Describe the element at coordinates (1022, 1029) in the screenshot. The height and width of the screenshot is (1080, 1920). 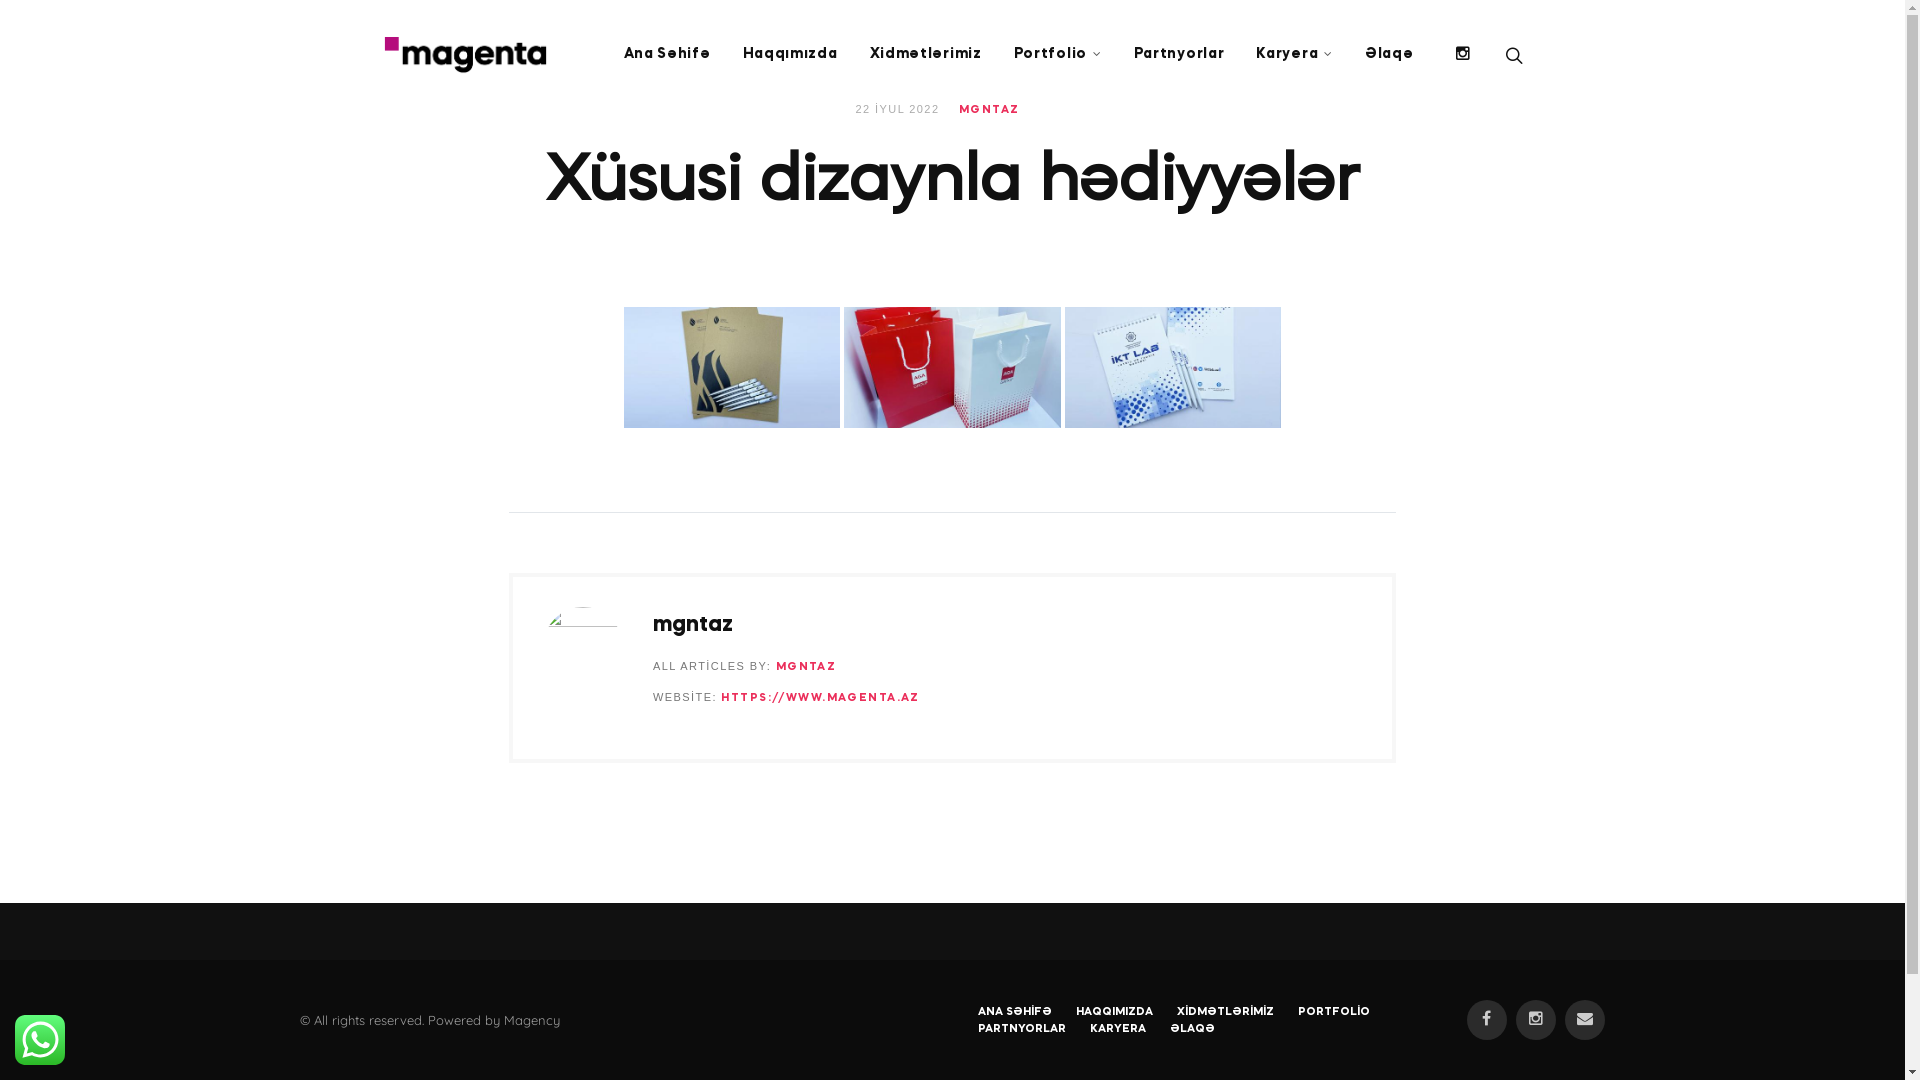
I see `'PARTNYORLAR'` at that location.